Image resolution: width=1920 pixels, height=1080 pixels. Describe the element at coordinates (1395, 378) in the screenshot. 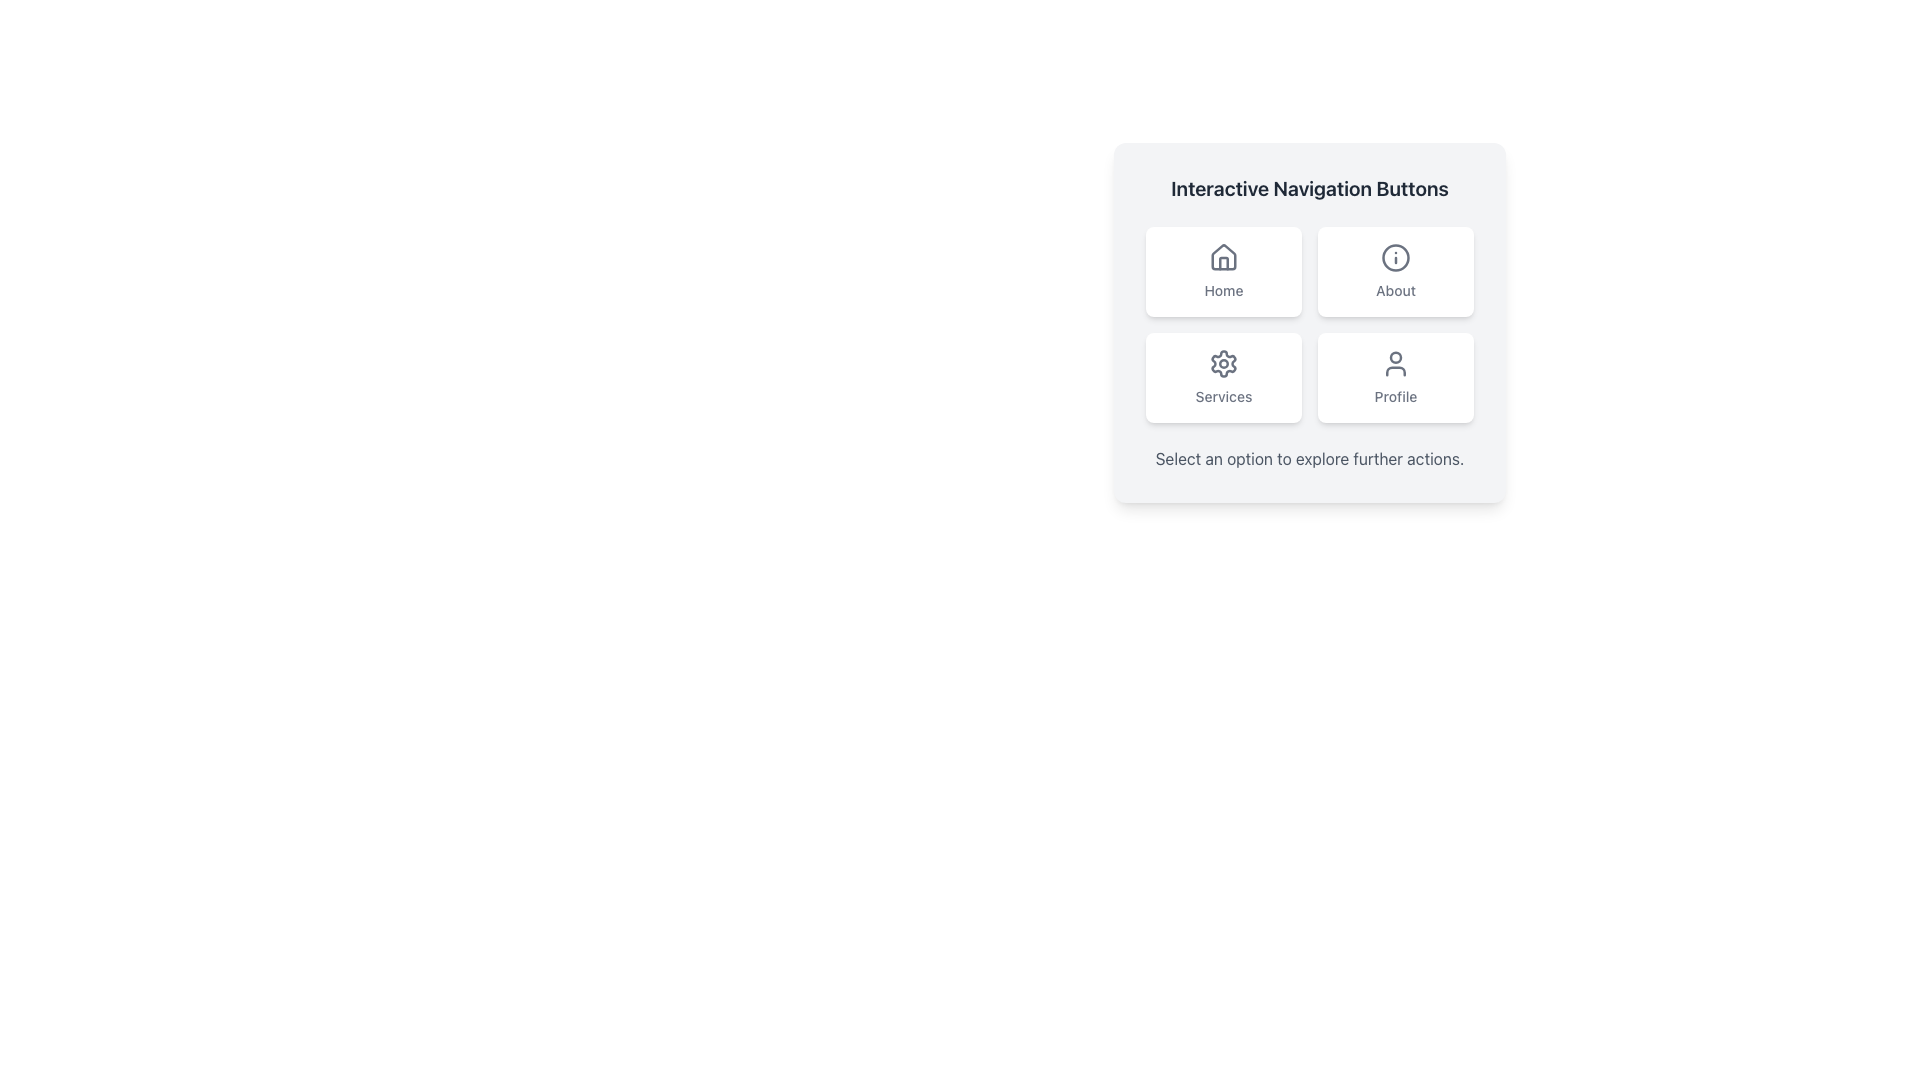

I see `the 'Profile' navigation button located in the bottom-right corner of the grid layout` at that location.